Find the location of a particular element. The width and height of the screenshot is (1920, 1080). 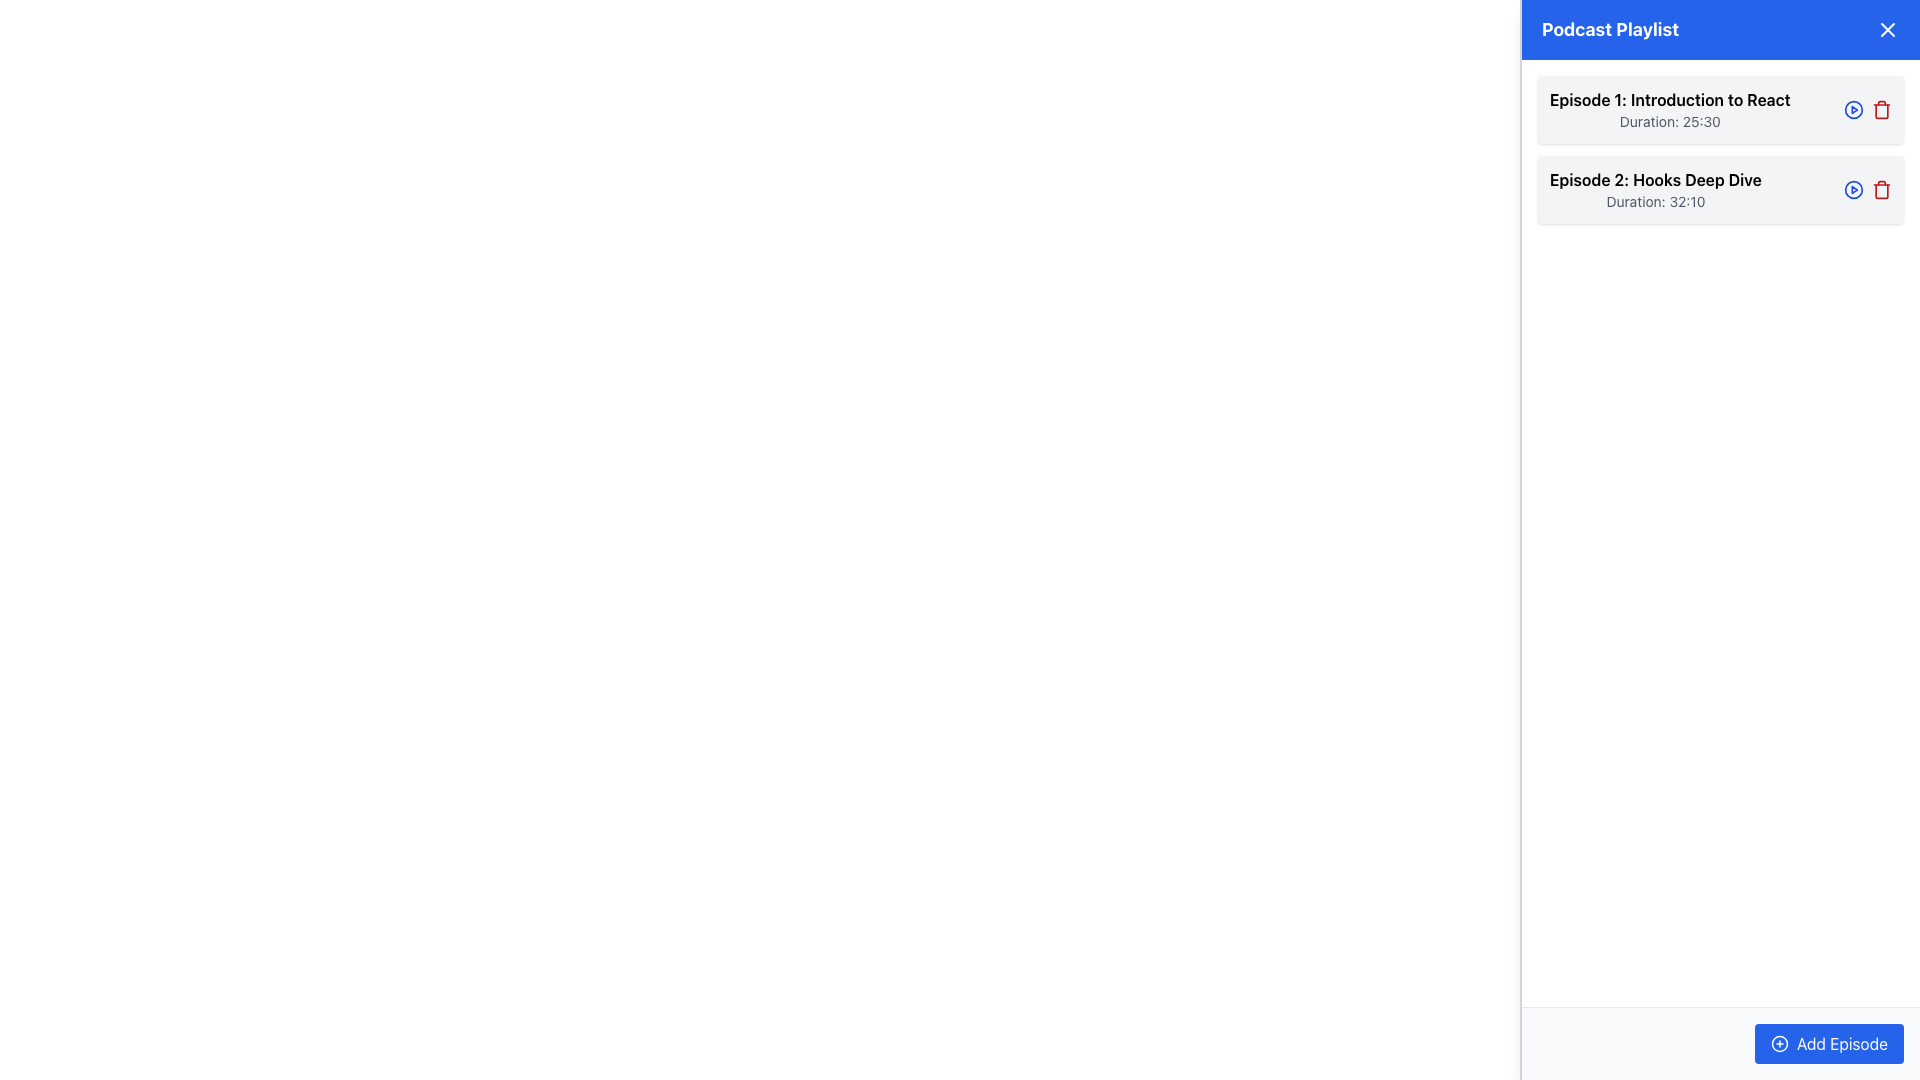

the close button for the 'Podcast Playlist' section, located at the top-right corner of the blue header bar is located at coordinates (1886, 30).